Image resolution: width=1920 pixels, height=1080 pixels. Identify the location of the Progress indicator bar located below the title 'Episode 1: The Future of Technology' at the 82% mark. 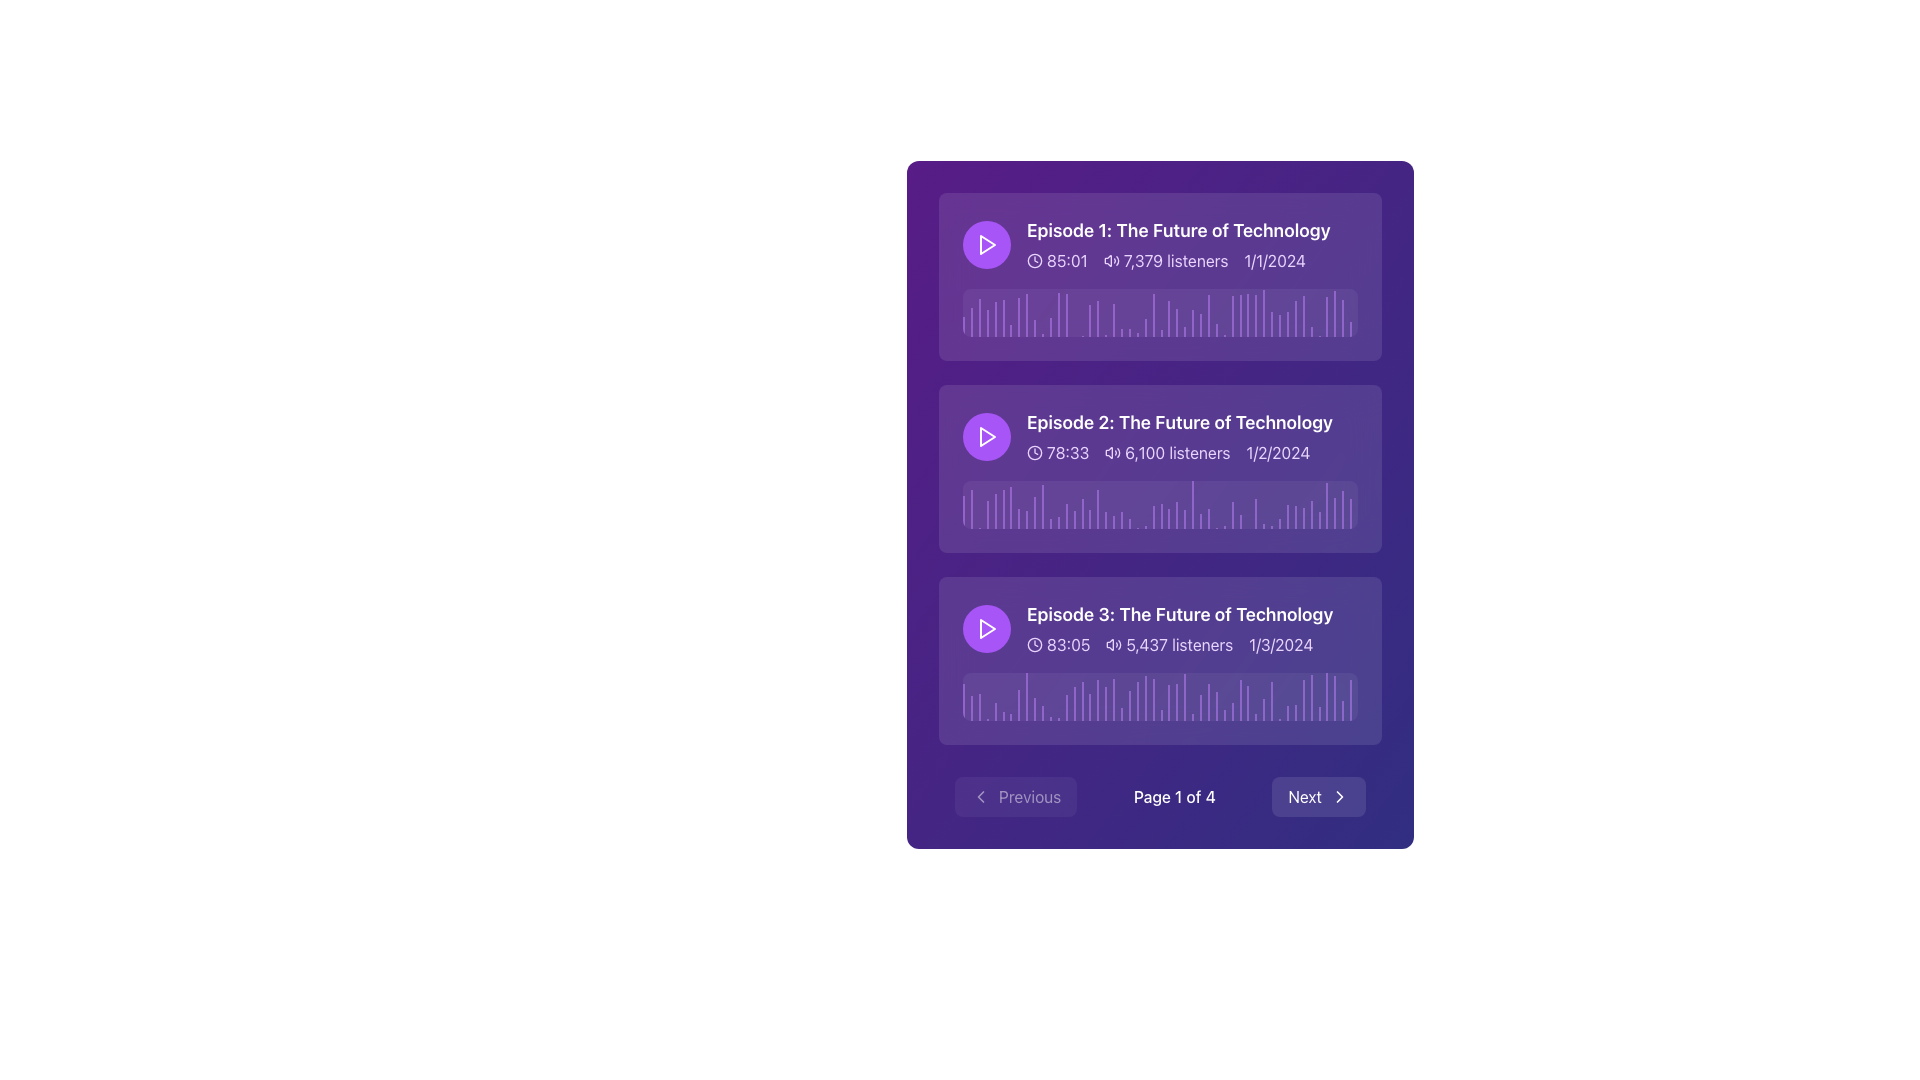
(1287, 323).